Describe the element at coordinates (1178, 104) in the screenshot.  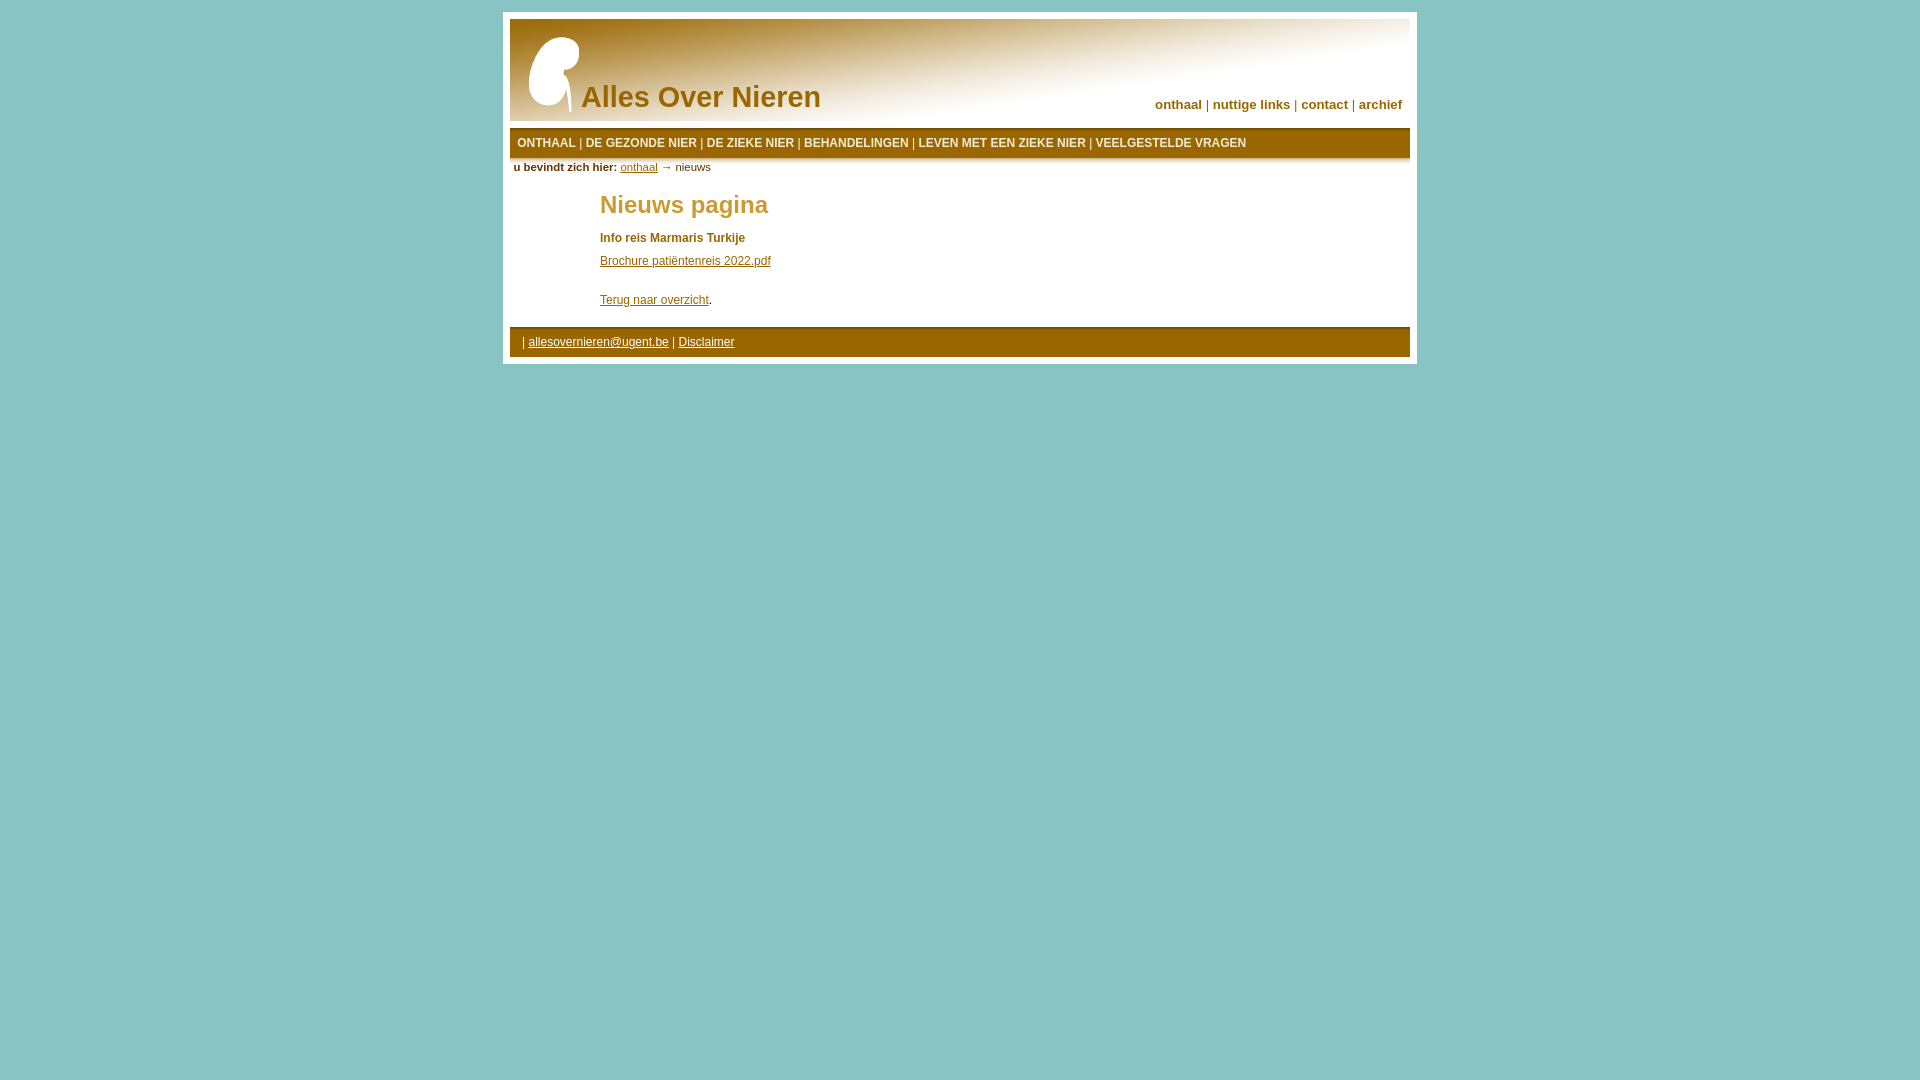
I see `'onthaal'` at that location.